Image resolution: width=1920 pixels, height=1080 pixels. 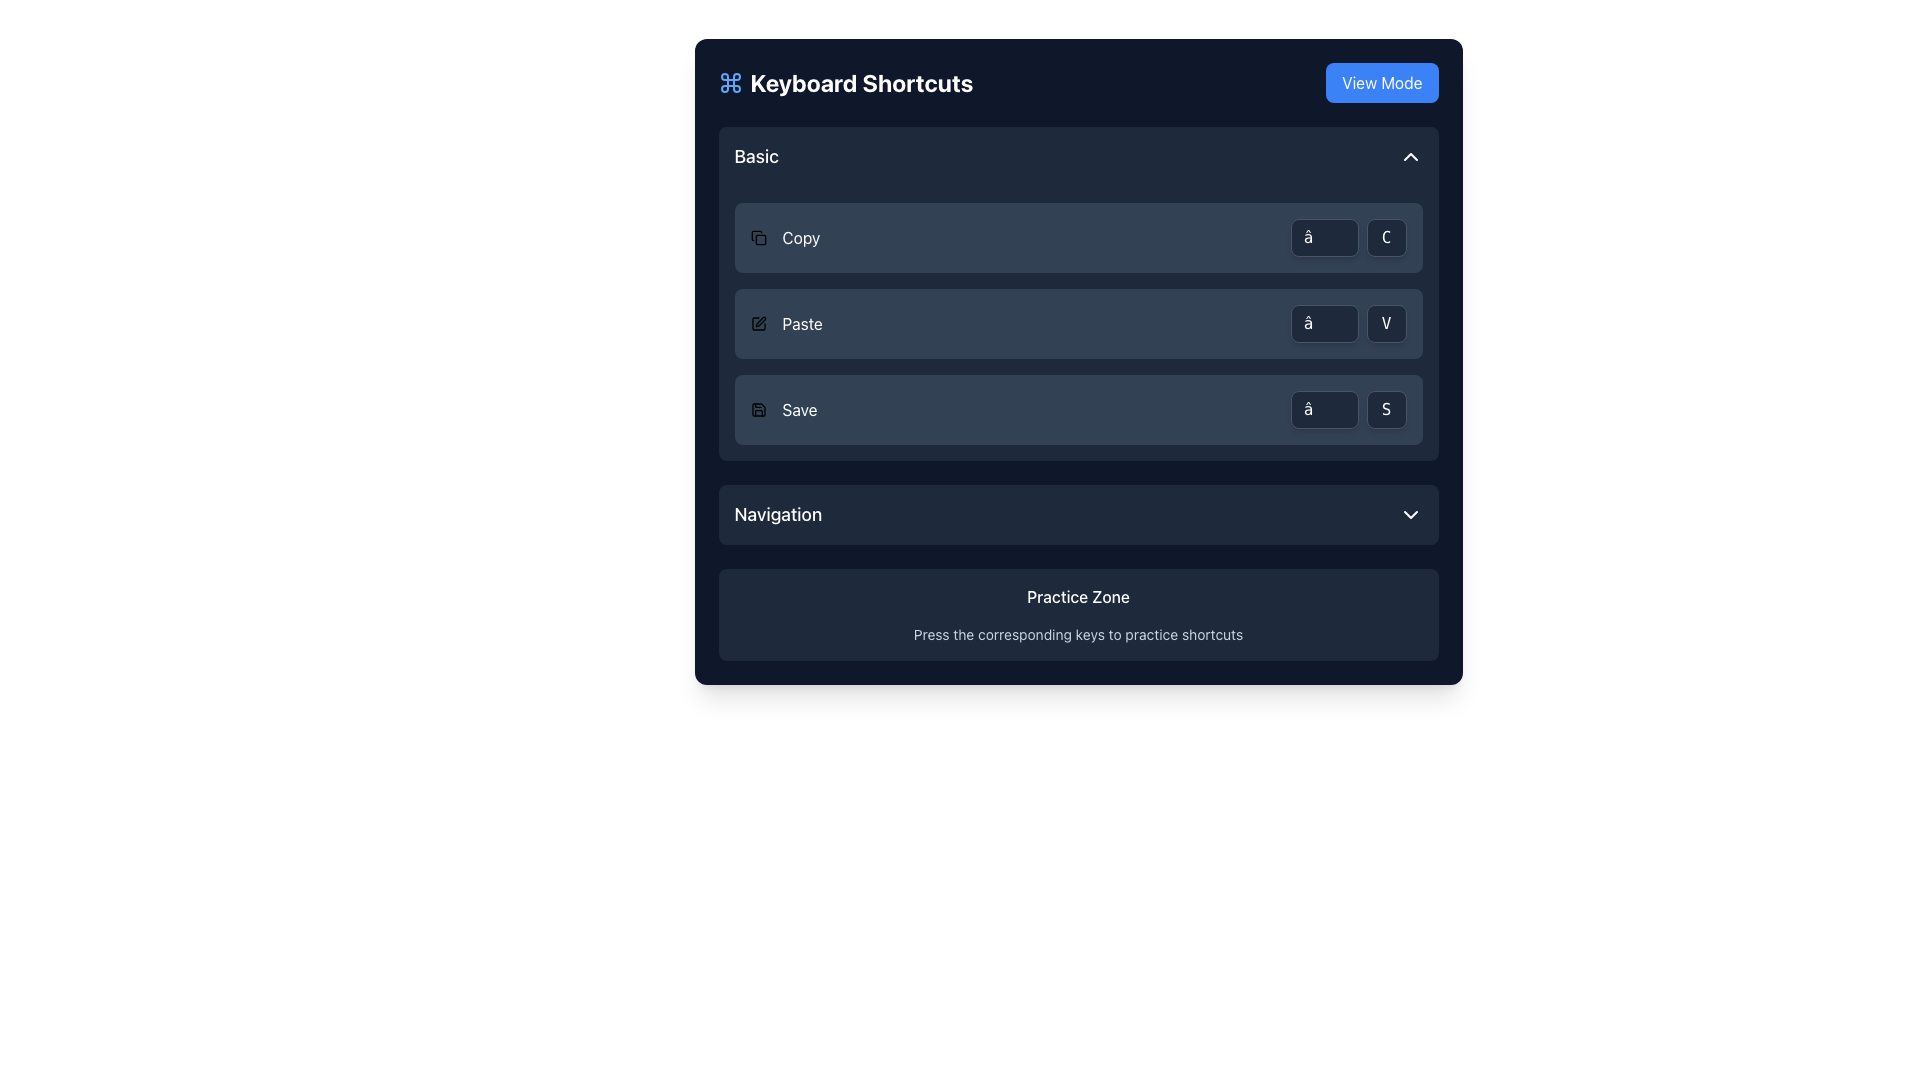 What do you see at coordinates (757, 323) in the screenshot?
I see `the small pen icon located to the left of the 'Paste' label, which is part of a list of keyboard shortcuts` at bounding box center [757, 323].